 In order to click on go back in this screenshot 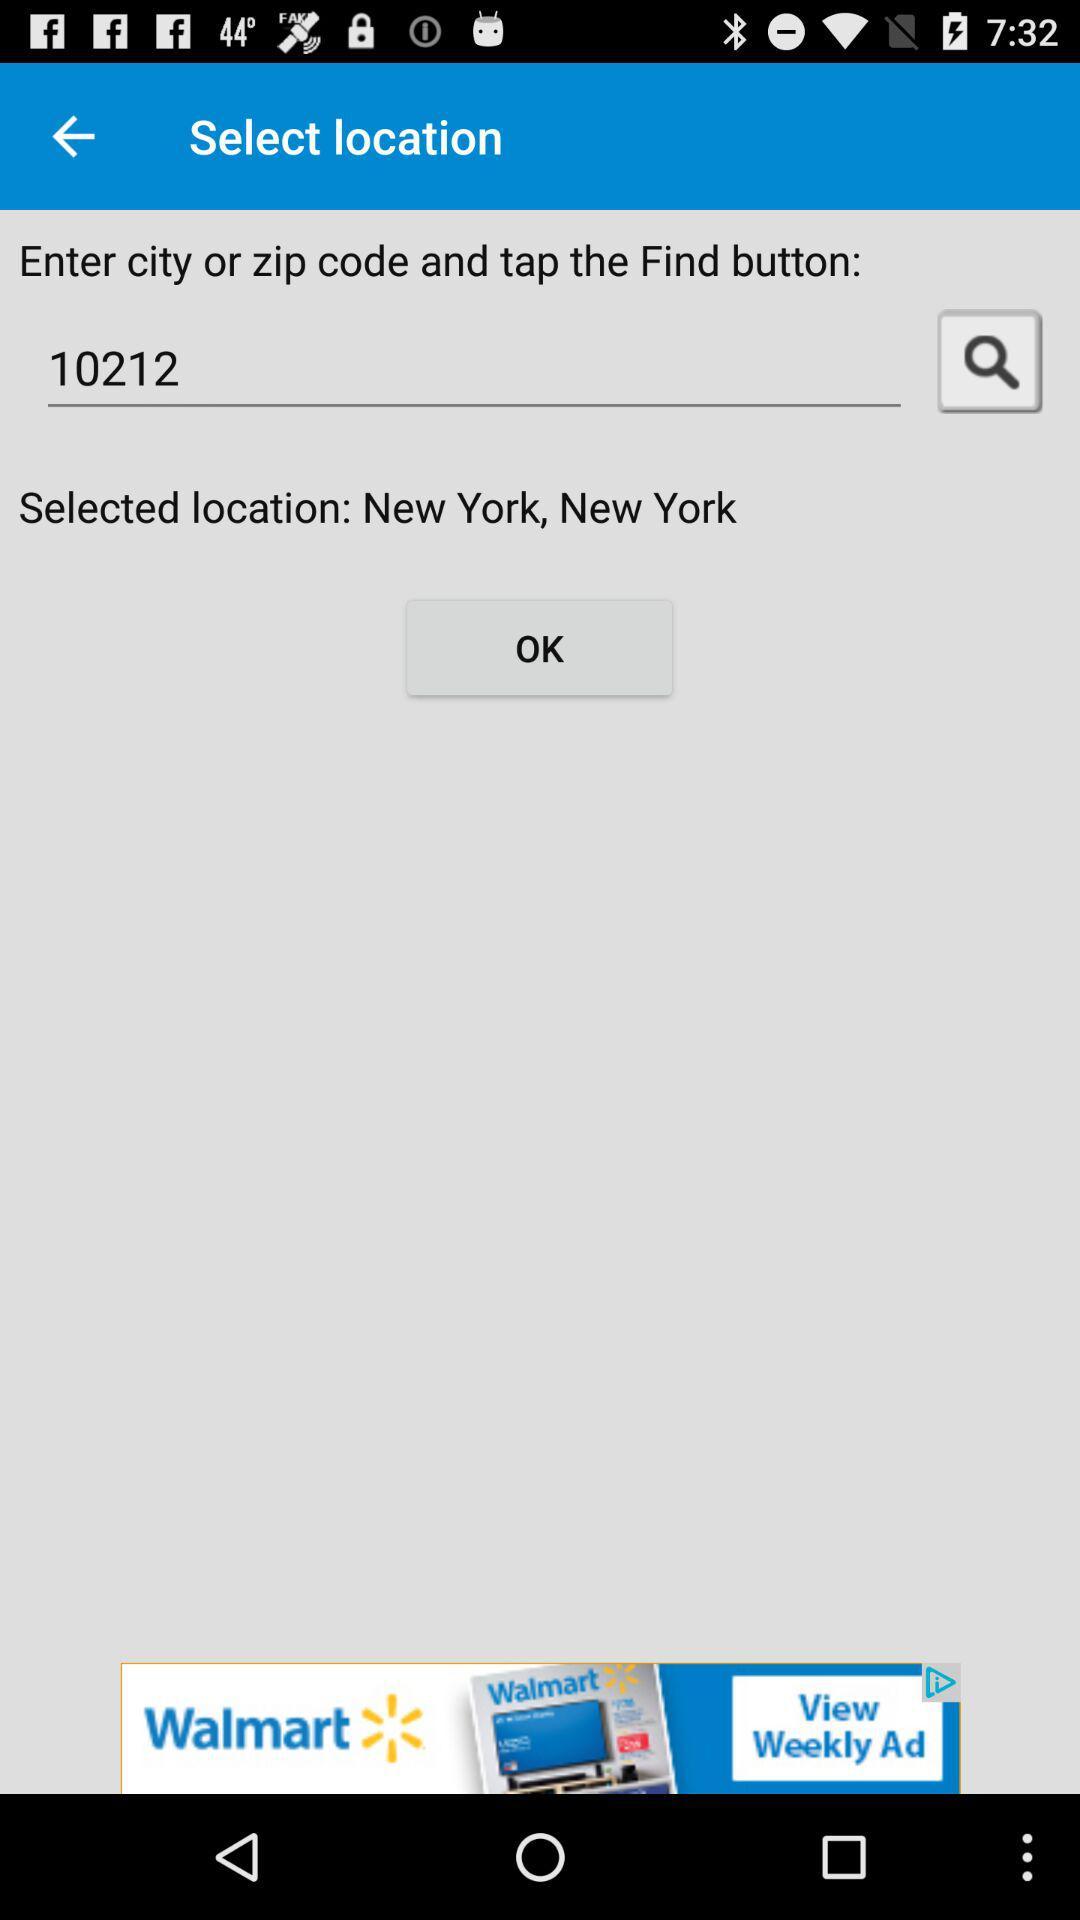, I will do `click(72, 135)`.